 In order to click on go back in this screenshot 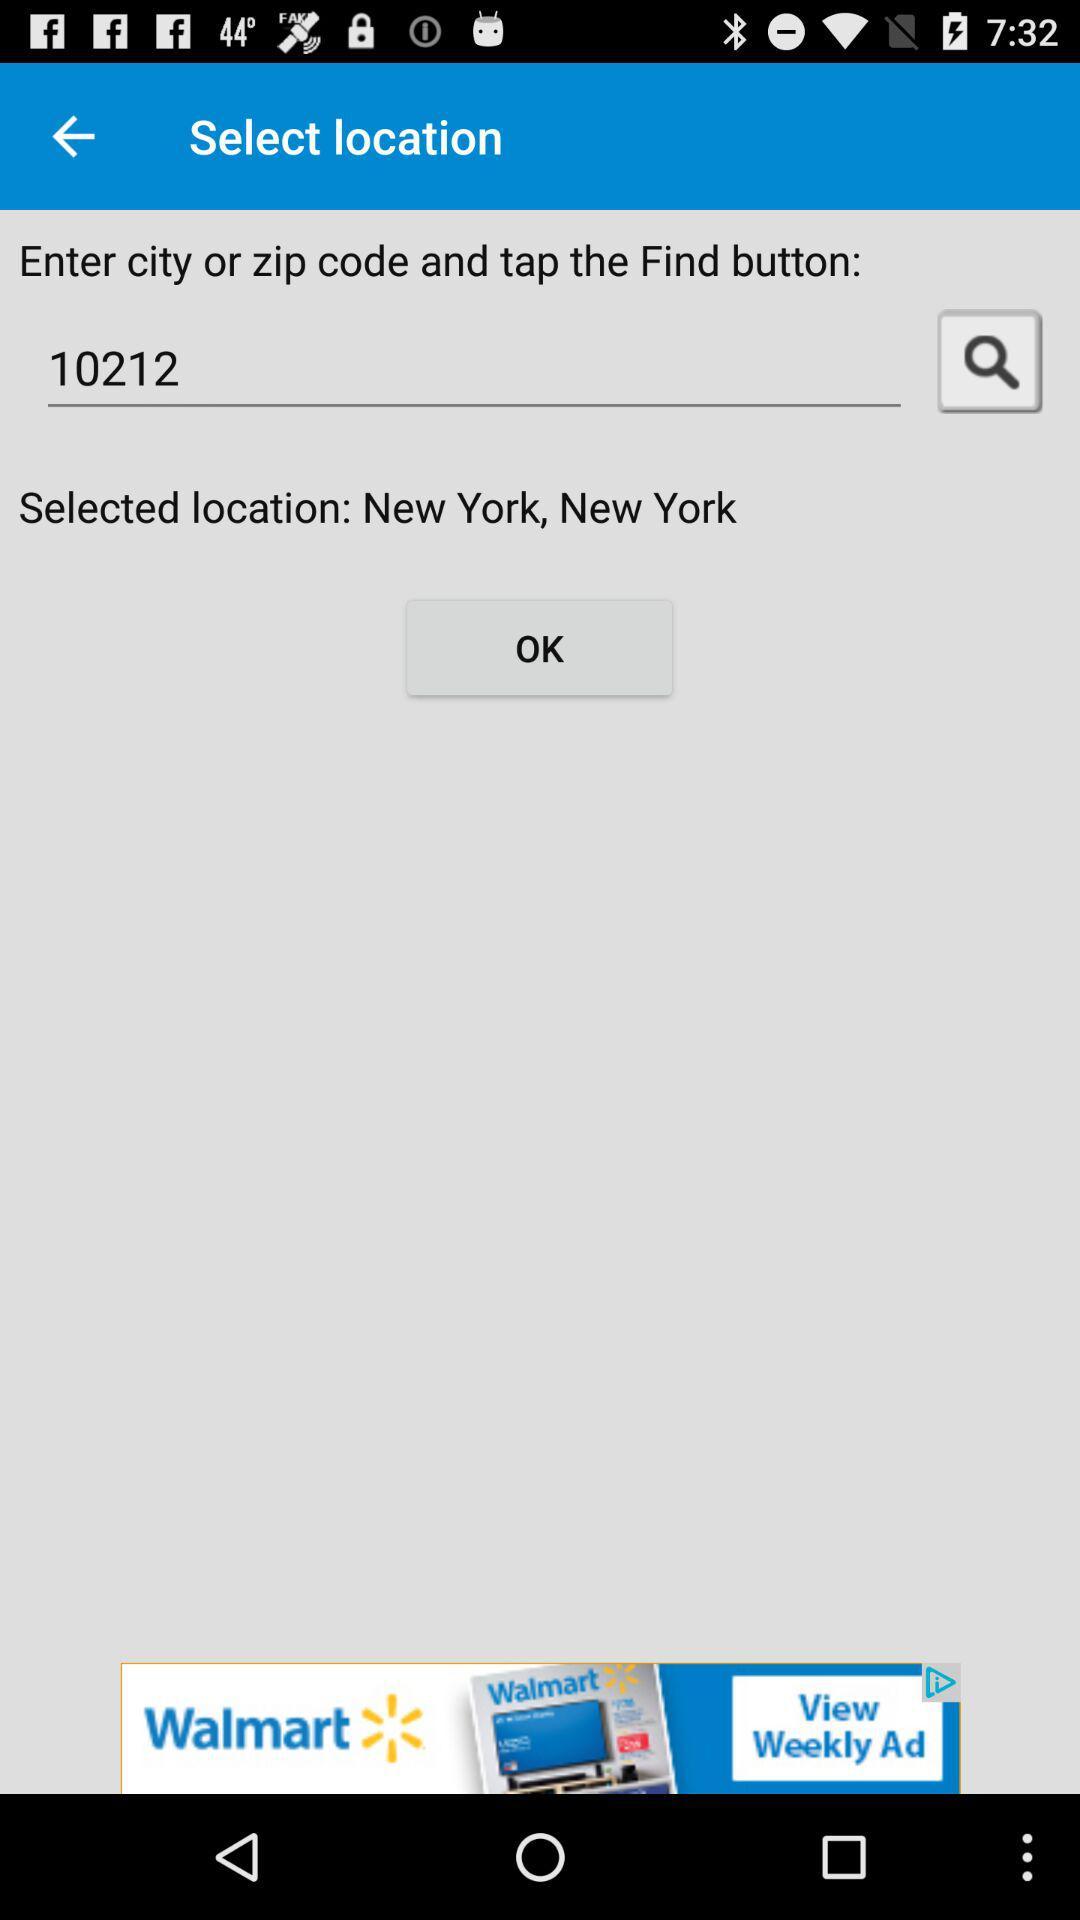, I will do `click(72, 135)`.